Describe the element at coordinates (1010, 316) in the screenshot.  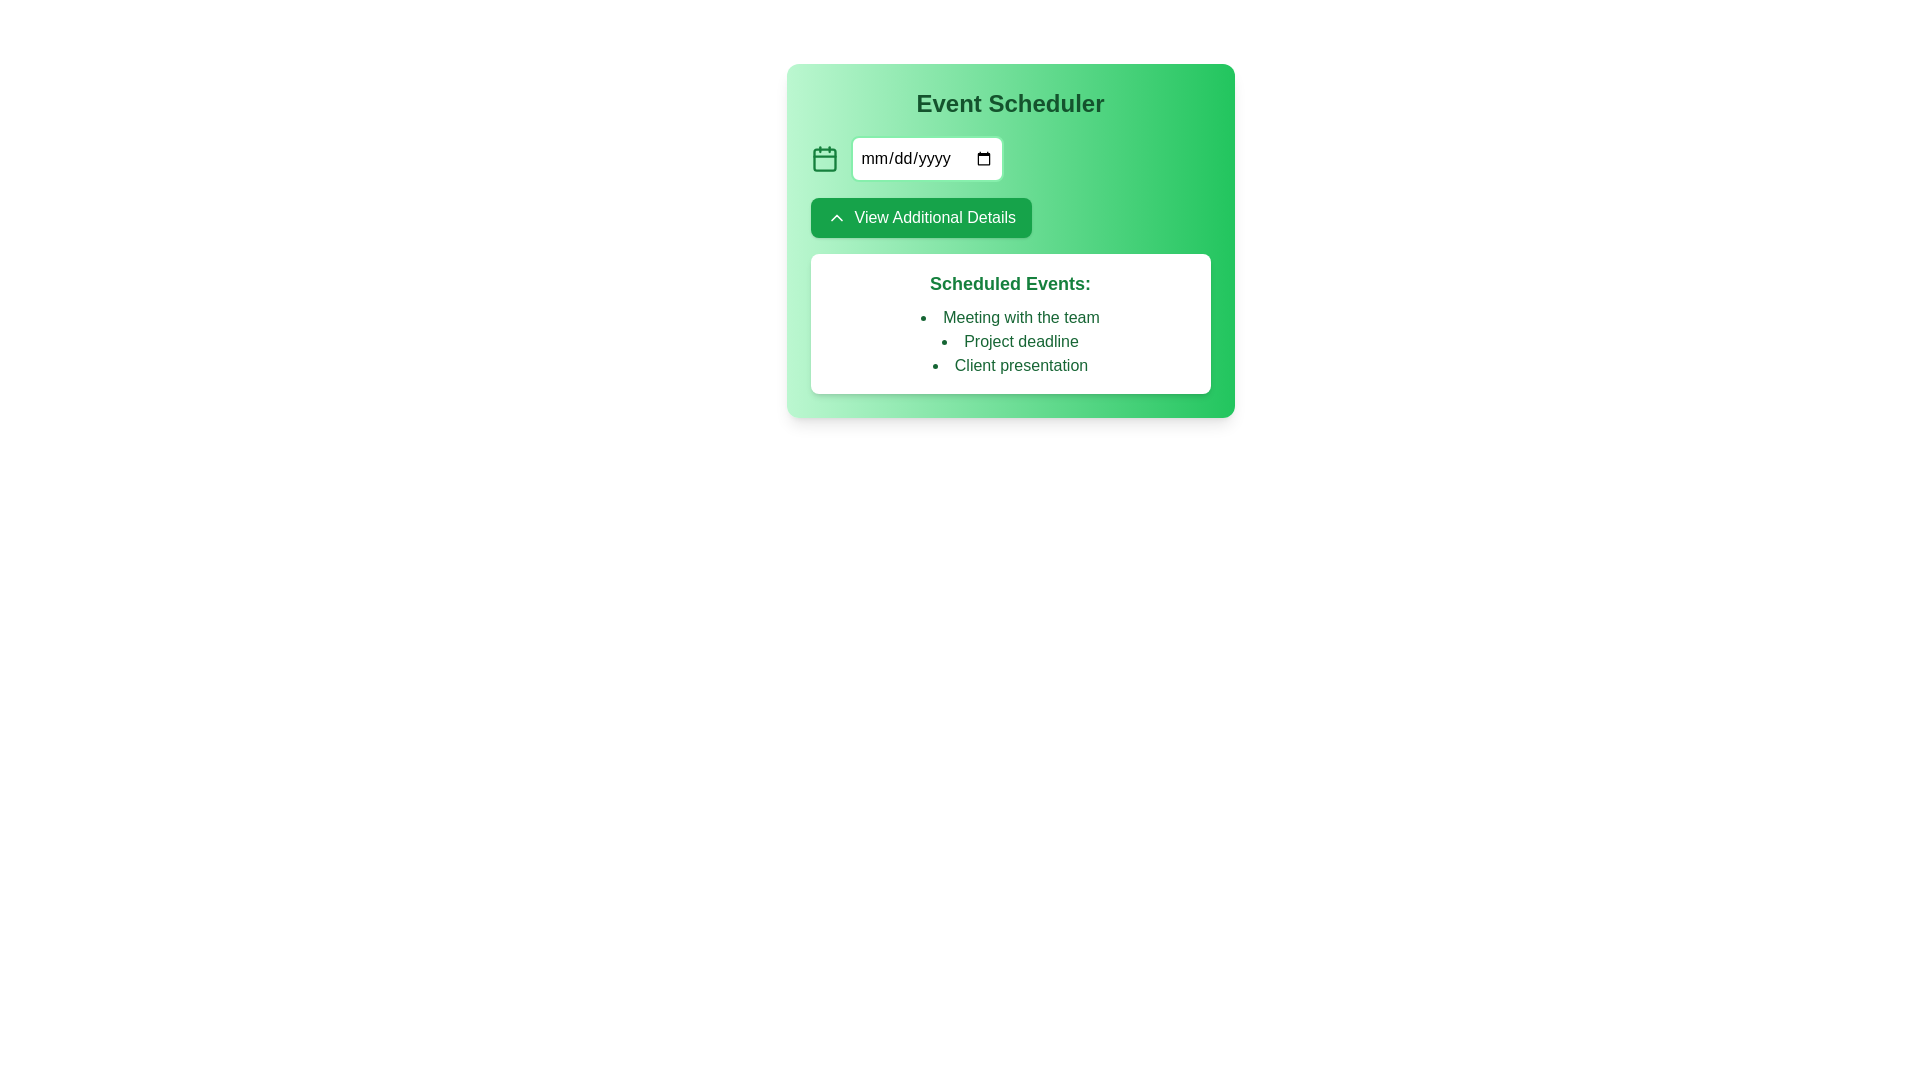
I see `the first list item displaying 'Meeting with the team' in bold green styling within the 'Scheduled Events' section` at that location.